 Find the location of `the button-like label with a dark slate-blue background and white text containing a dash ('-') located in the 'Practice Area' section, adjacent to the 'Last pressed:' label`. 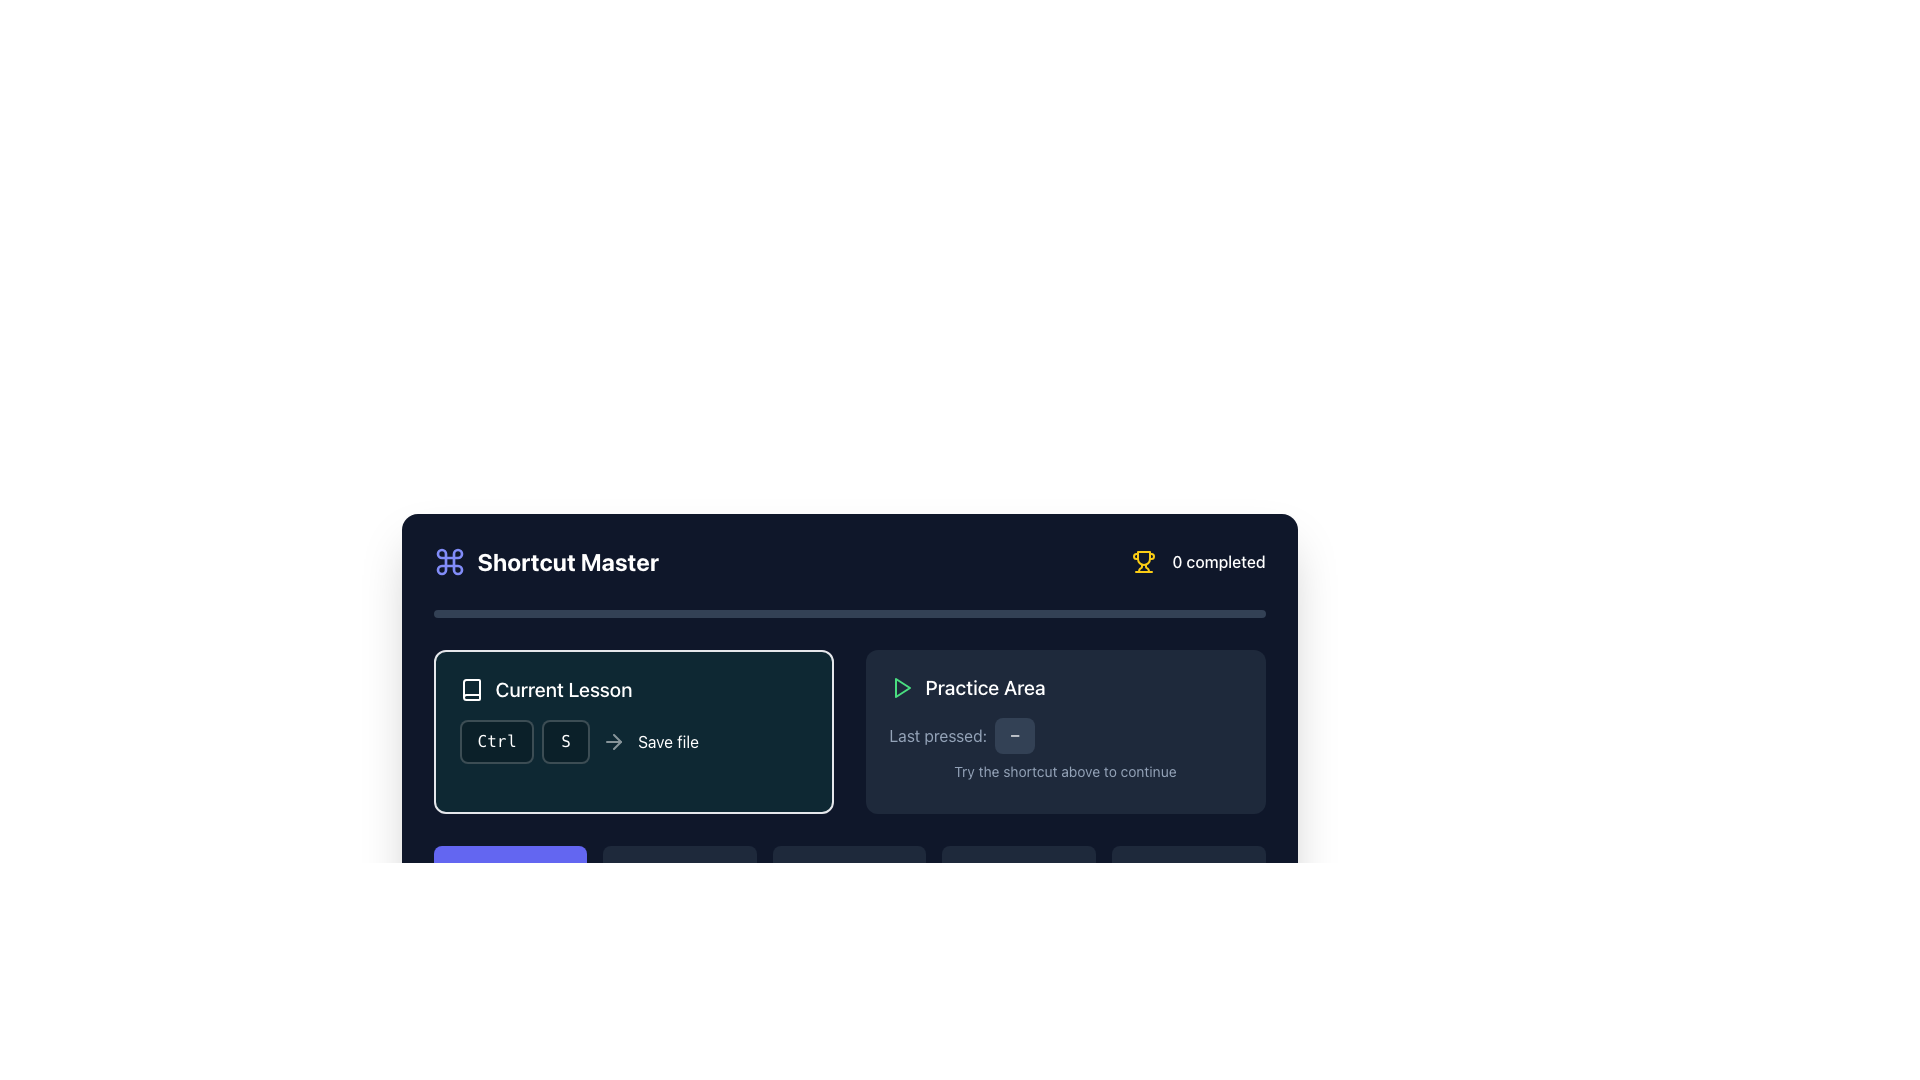

the button-like label with a dark slate-blue background and white text containing a dash ('-') located in the 'Practice Area' section, adjacent to the 'Last pressed:' label is located at coordinates (1015, 736).